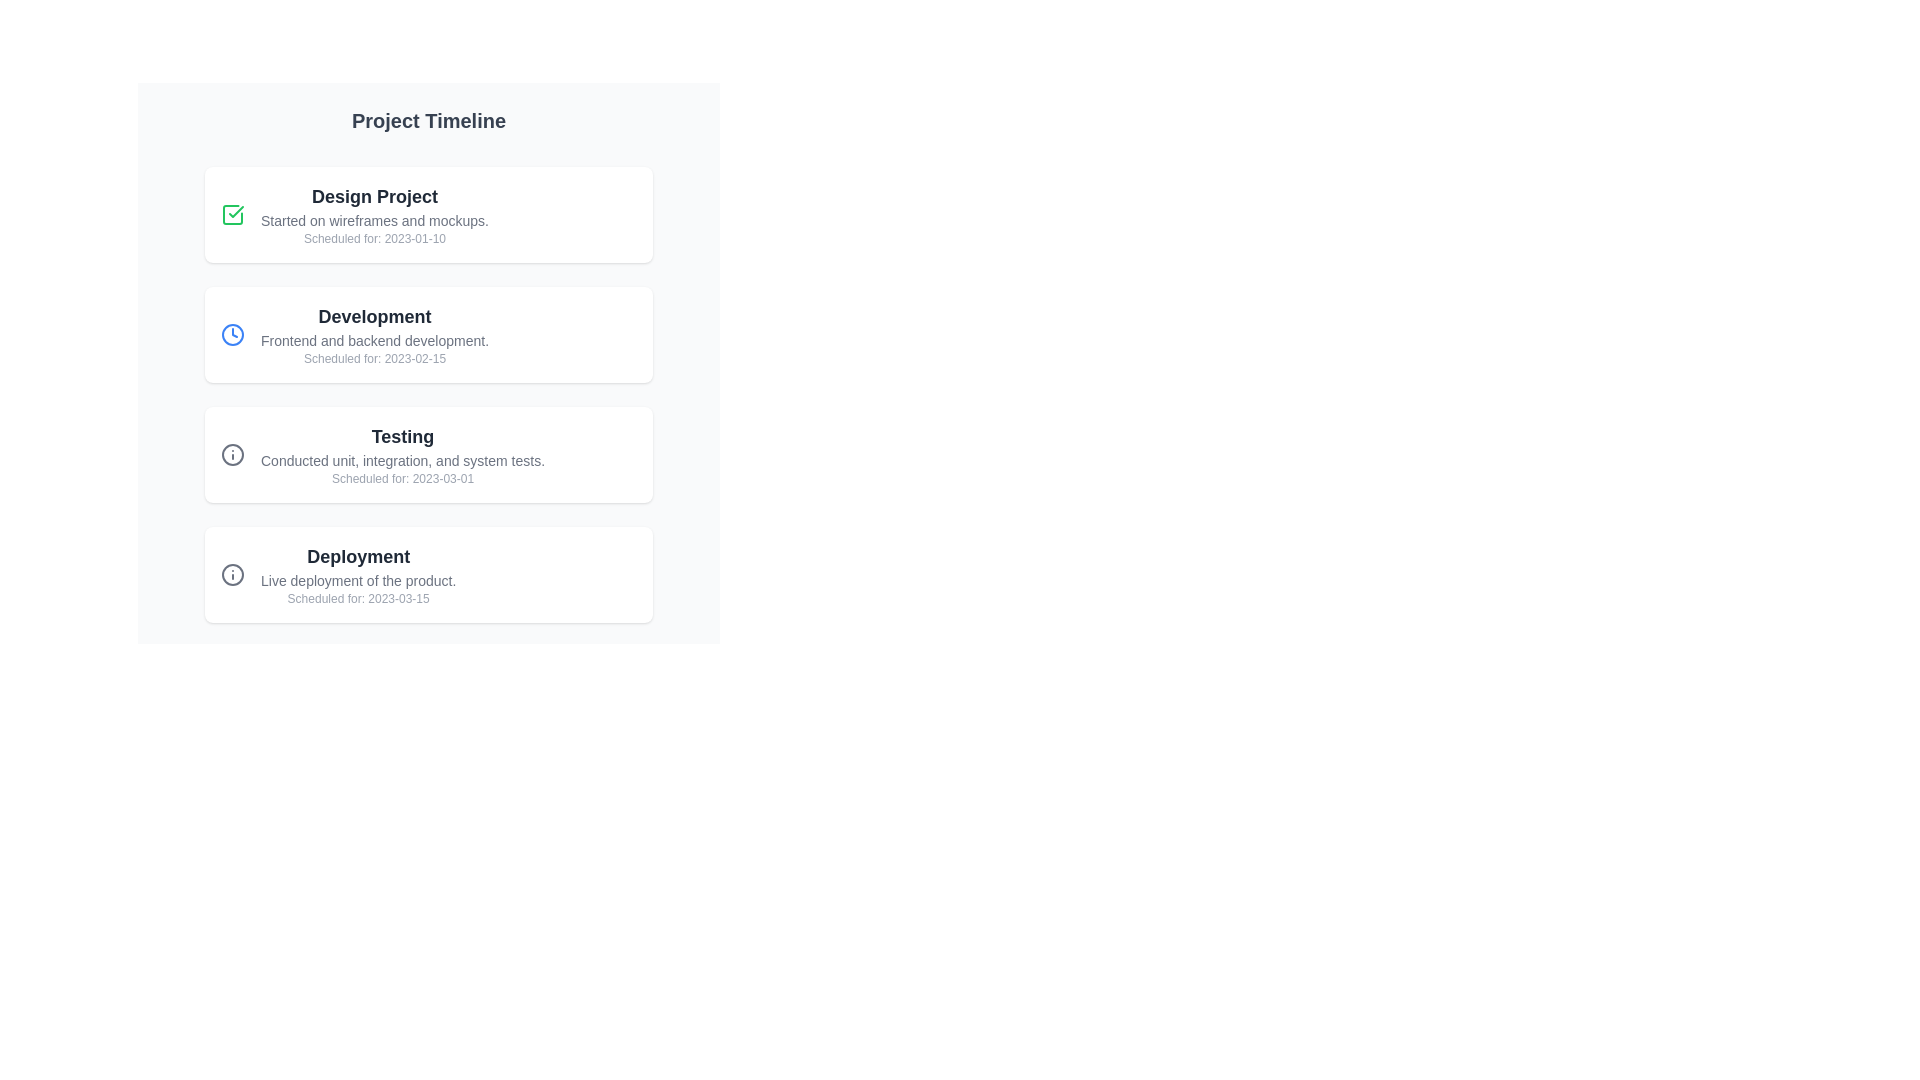 This screenshot has height=1080, width=1920. What do you see at coordinates (402, 478) in the screenshot?
I see `the informational text label displaying the scheduled date for the 'Testing' activity in the project timeline, located at the bottom of the 'Testing' section` at bounding box center [402, 478].